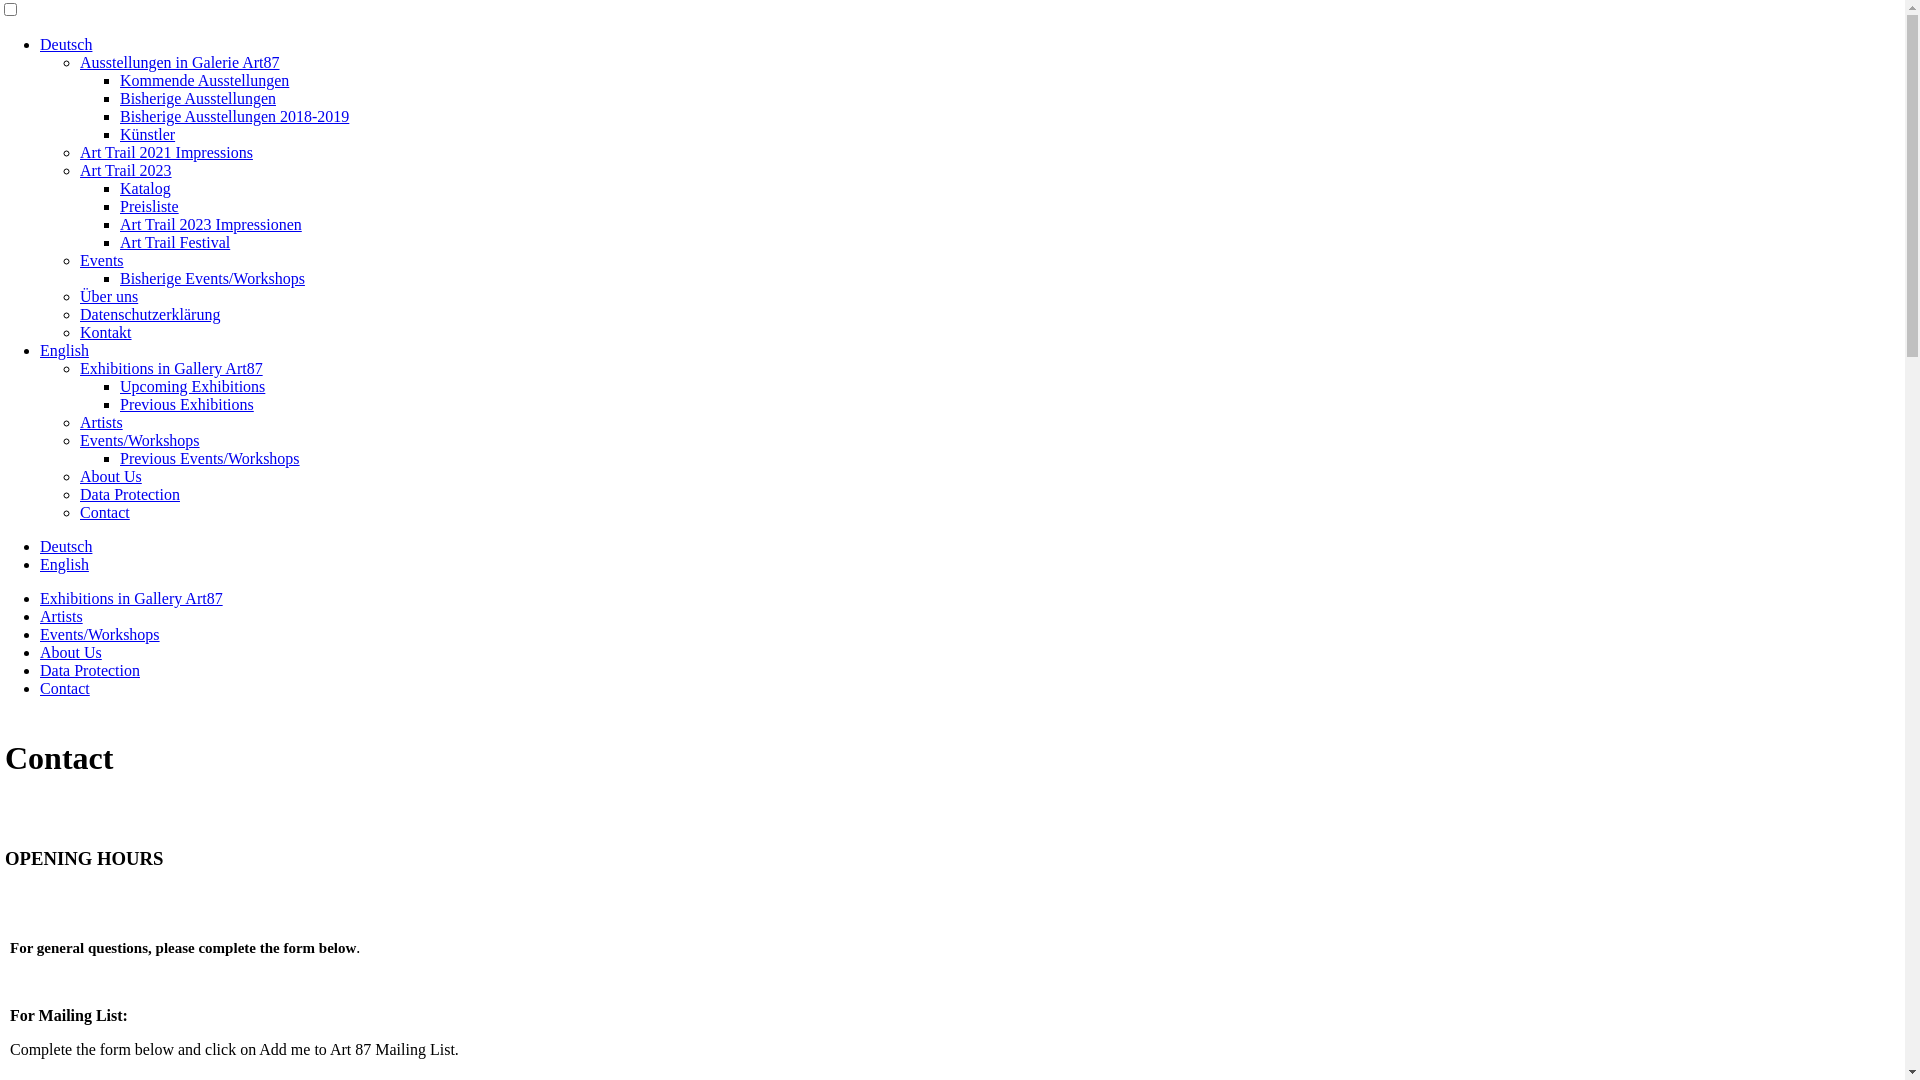  I want to click on 'Art Trail 2023 Impressionen', so click(211, 224).